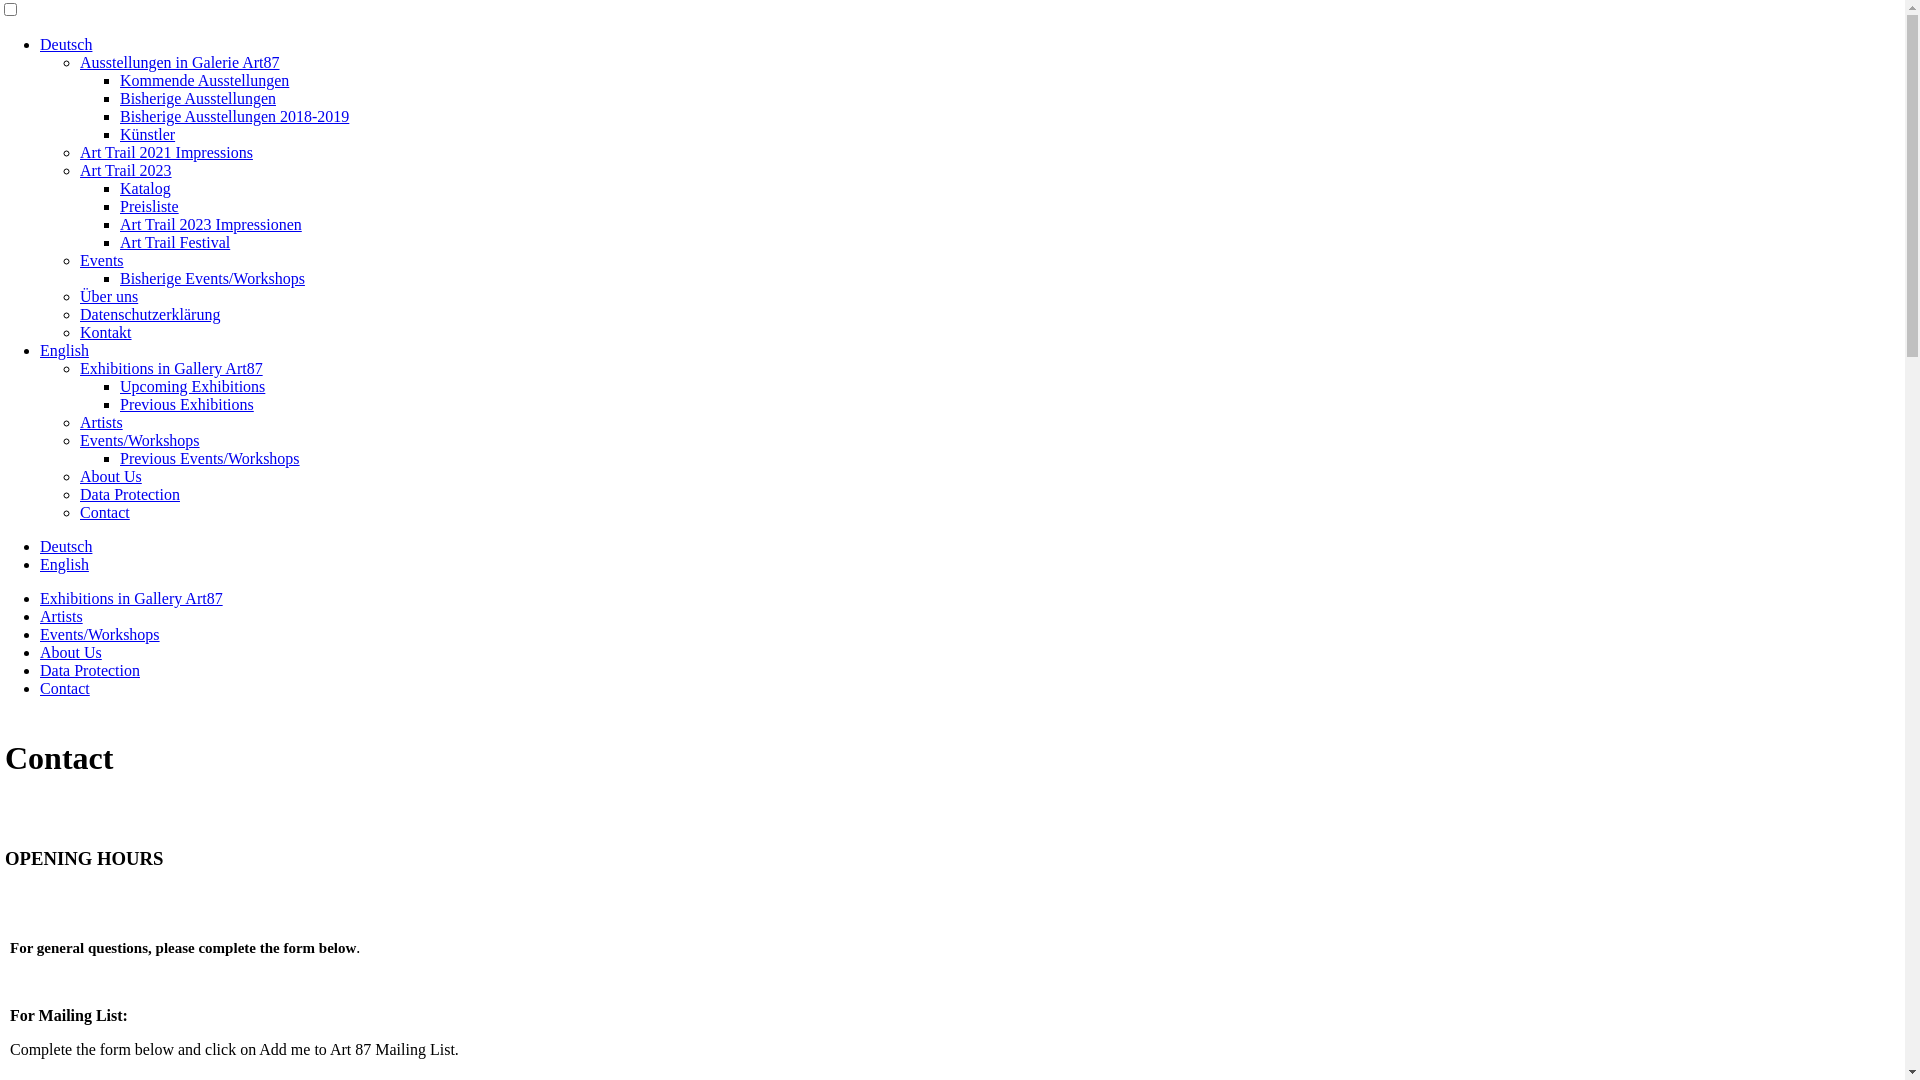  I want to click on 'Art Trail 2023 Impressionen', so click(211, 224).